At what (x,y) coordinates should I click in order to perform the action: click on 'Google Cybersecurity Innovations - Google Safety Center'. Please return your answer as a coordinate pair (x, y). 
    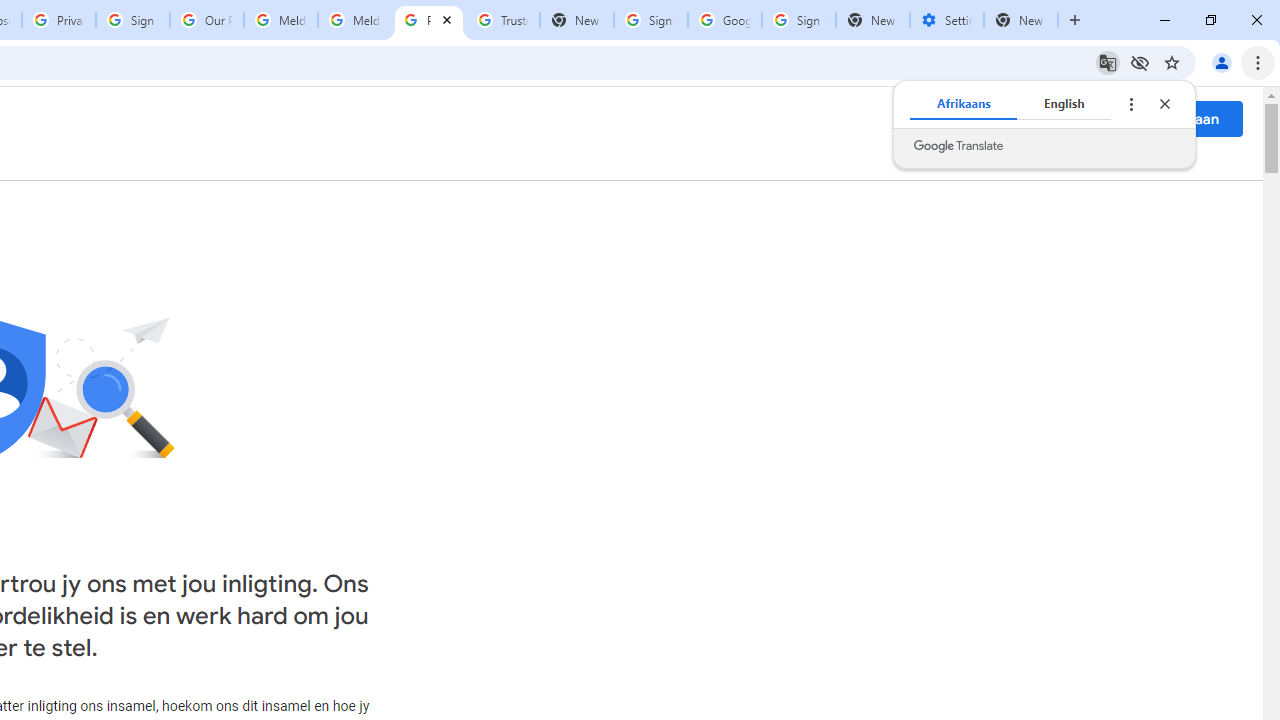
    Looking at the image, I should click on (723, 20).